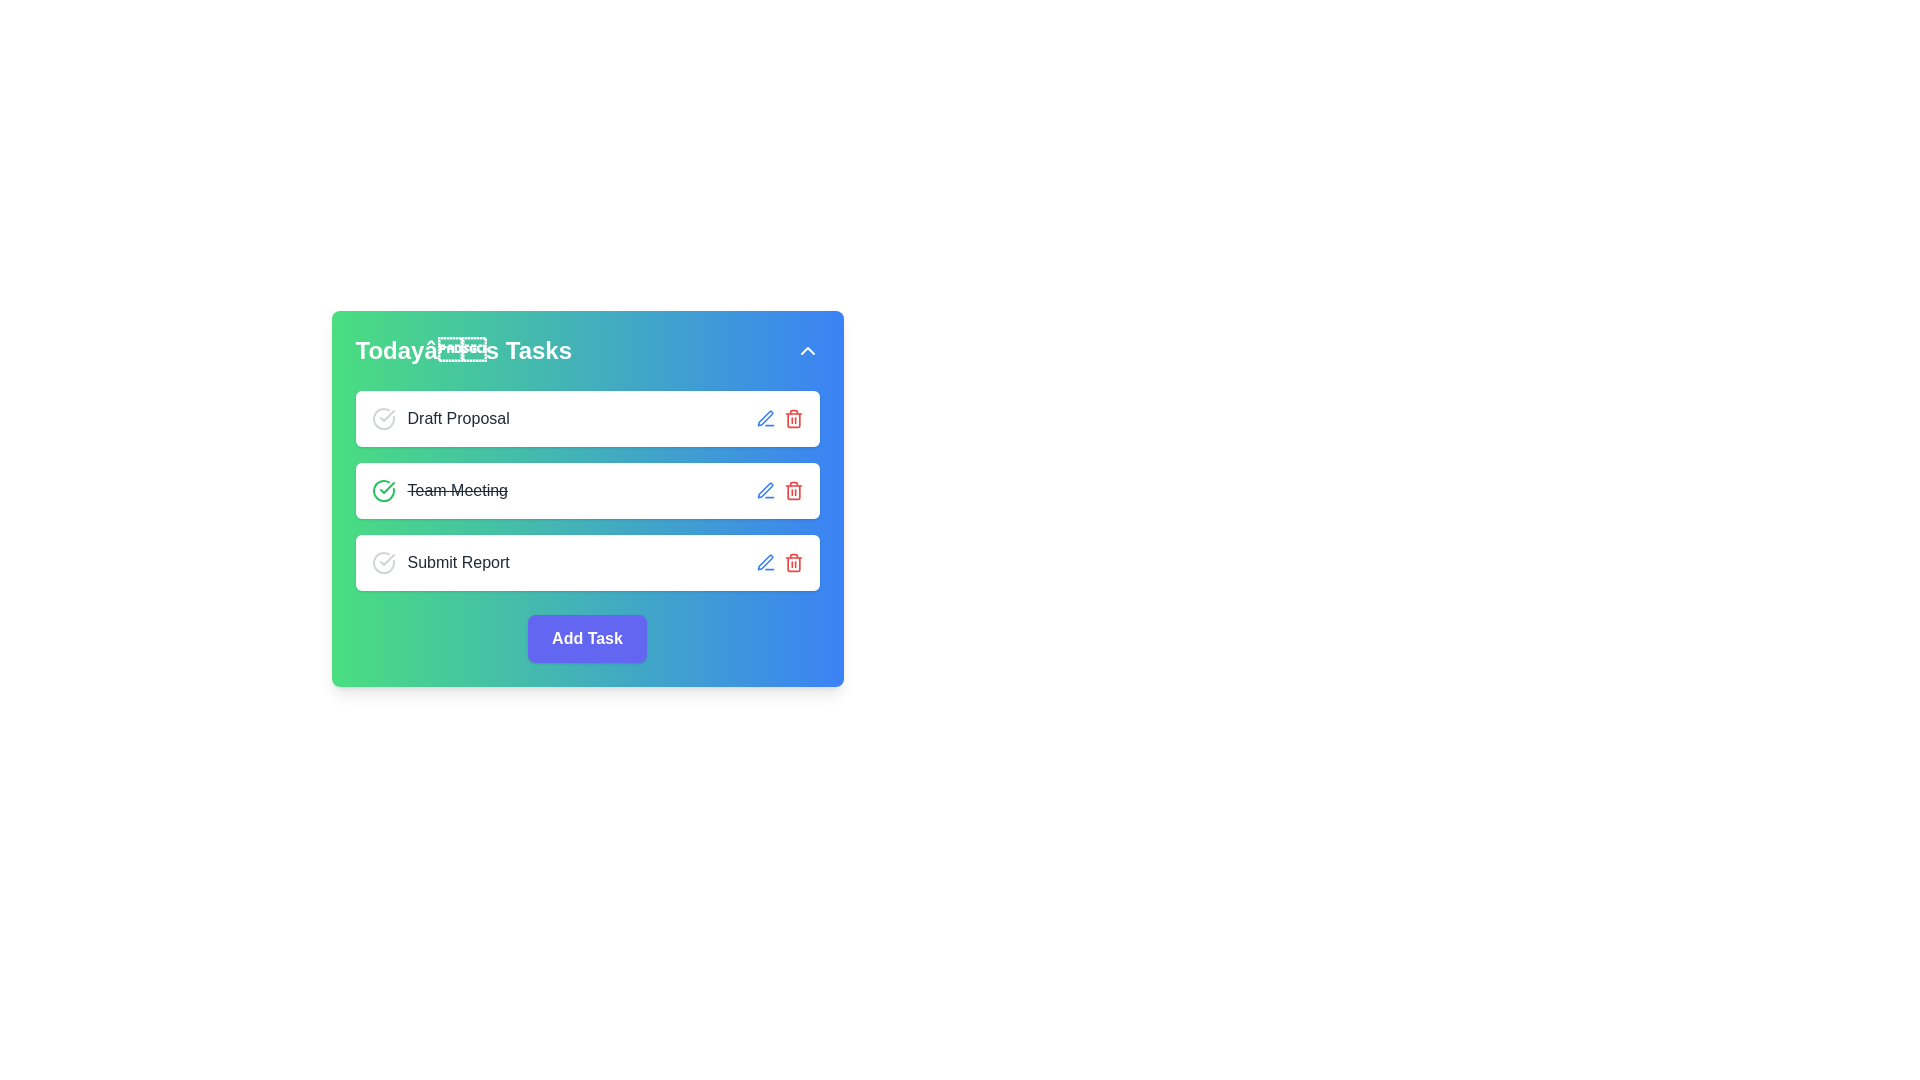  What do you see at coordinates (383, 563) in the screenshot?
I see `the Checkbox-like completion indicator for the task 'Submit Report'` at bounding box center [383, 563].